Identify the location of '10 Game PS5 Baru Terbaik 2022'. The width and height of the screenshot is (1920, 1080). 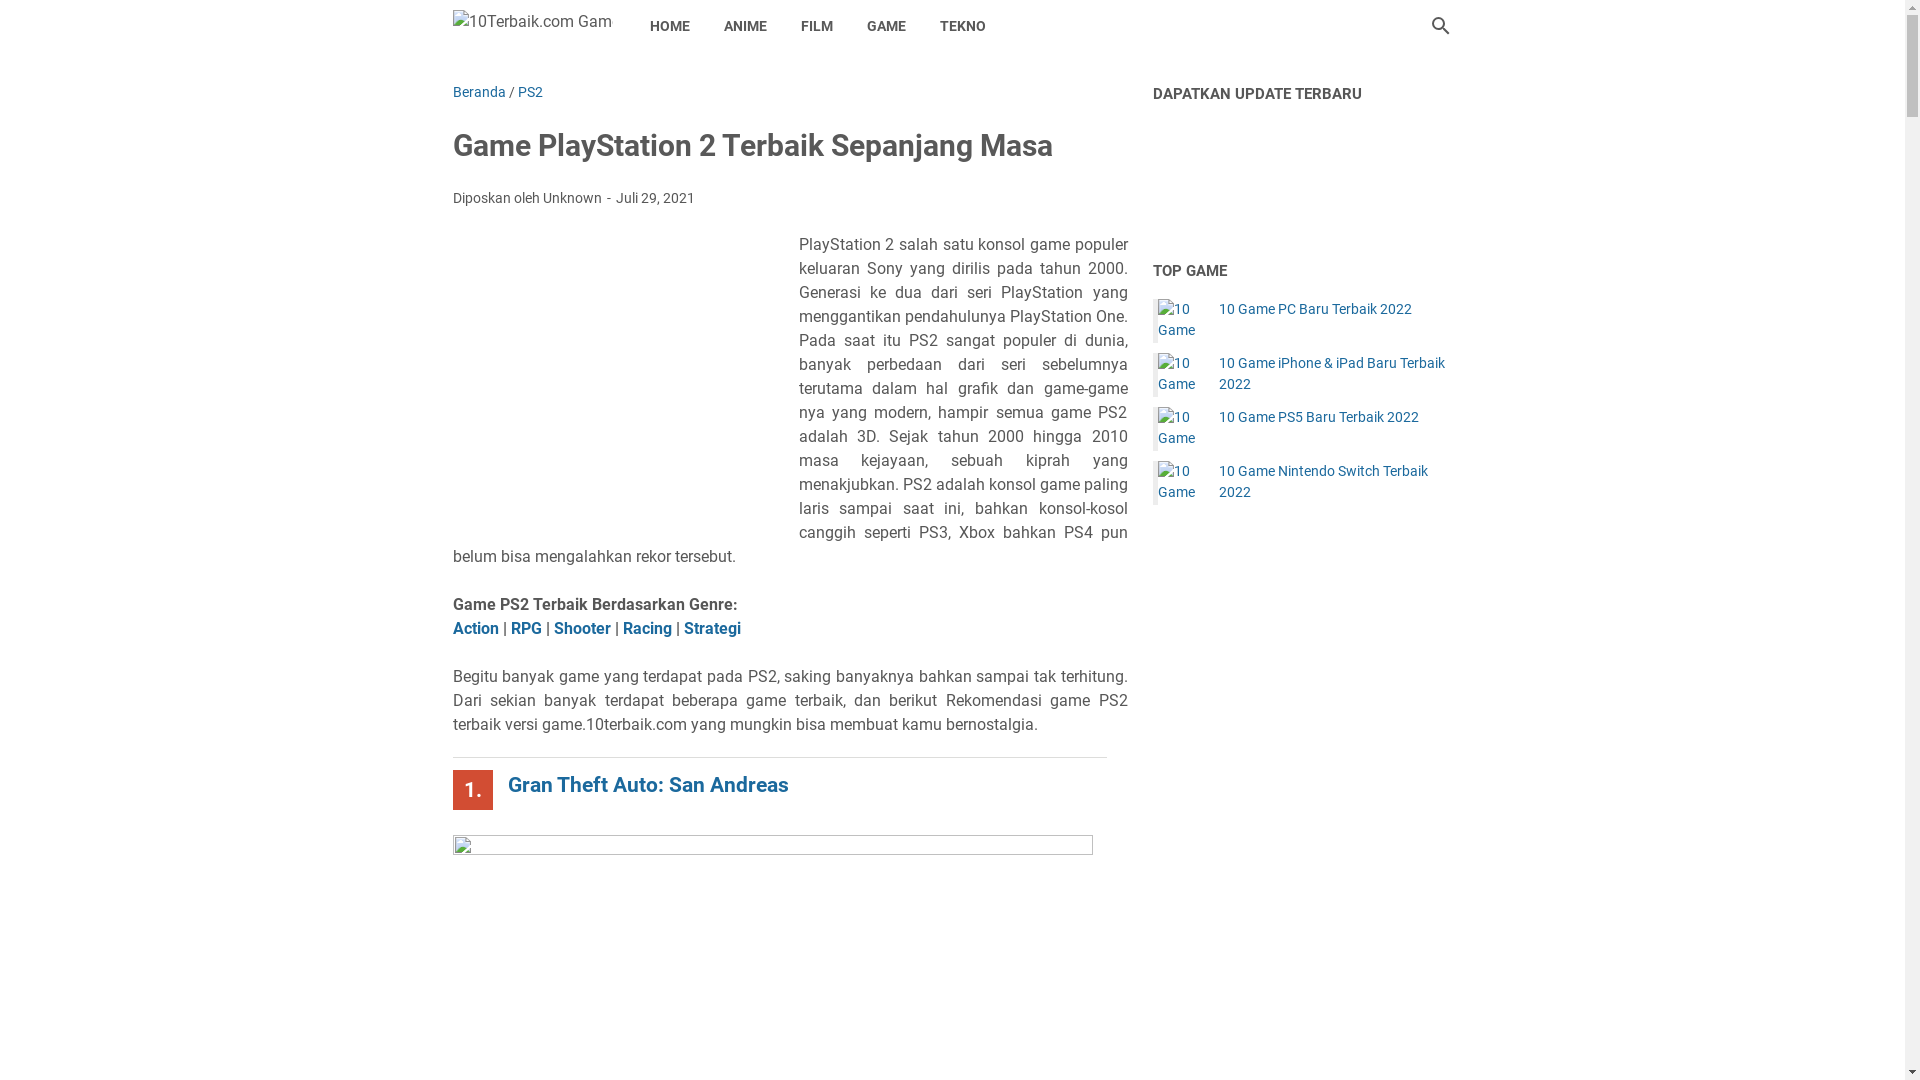
(1318, 416).